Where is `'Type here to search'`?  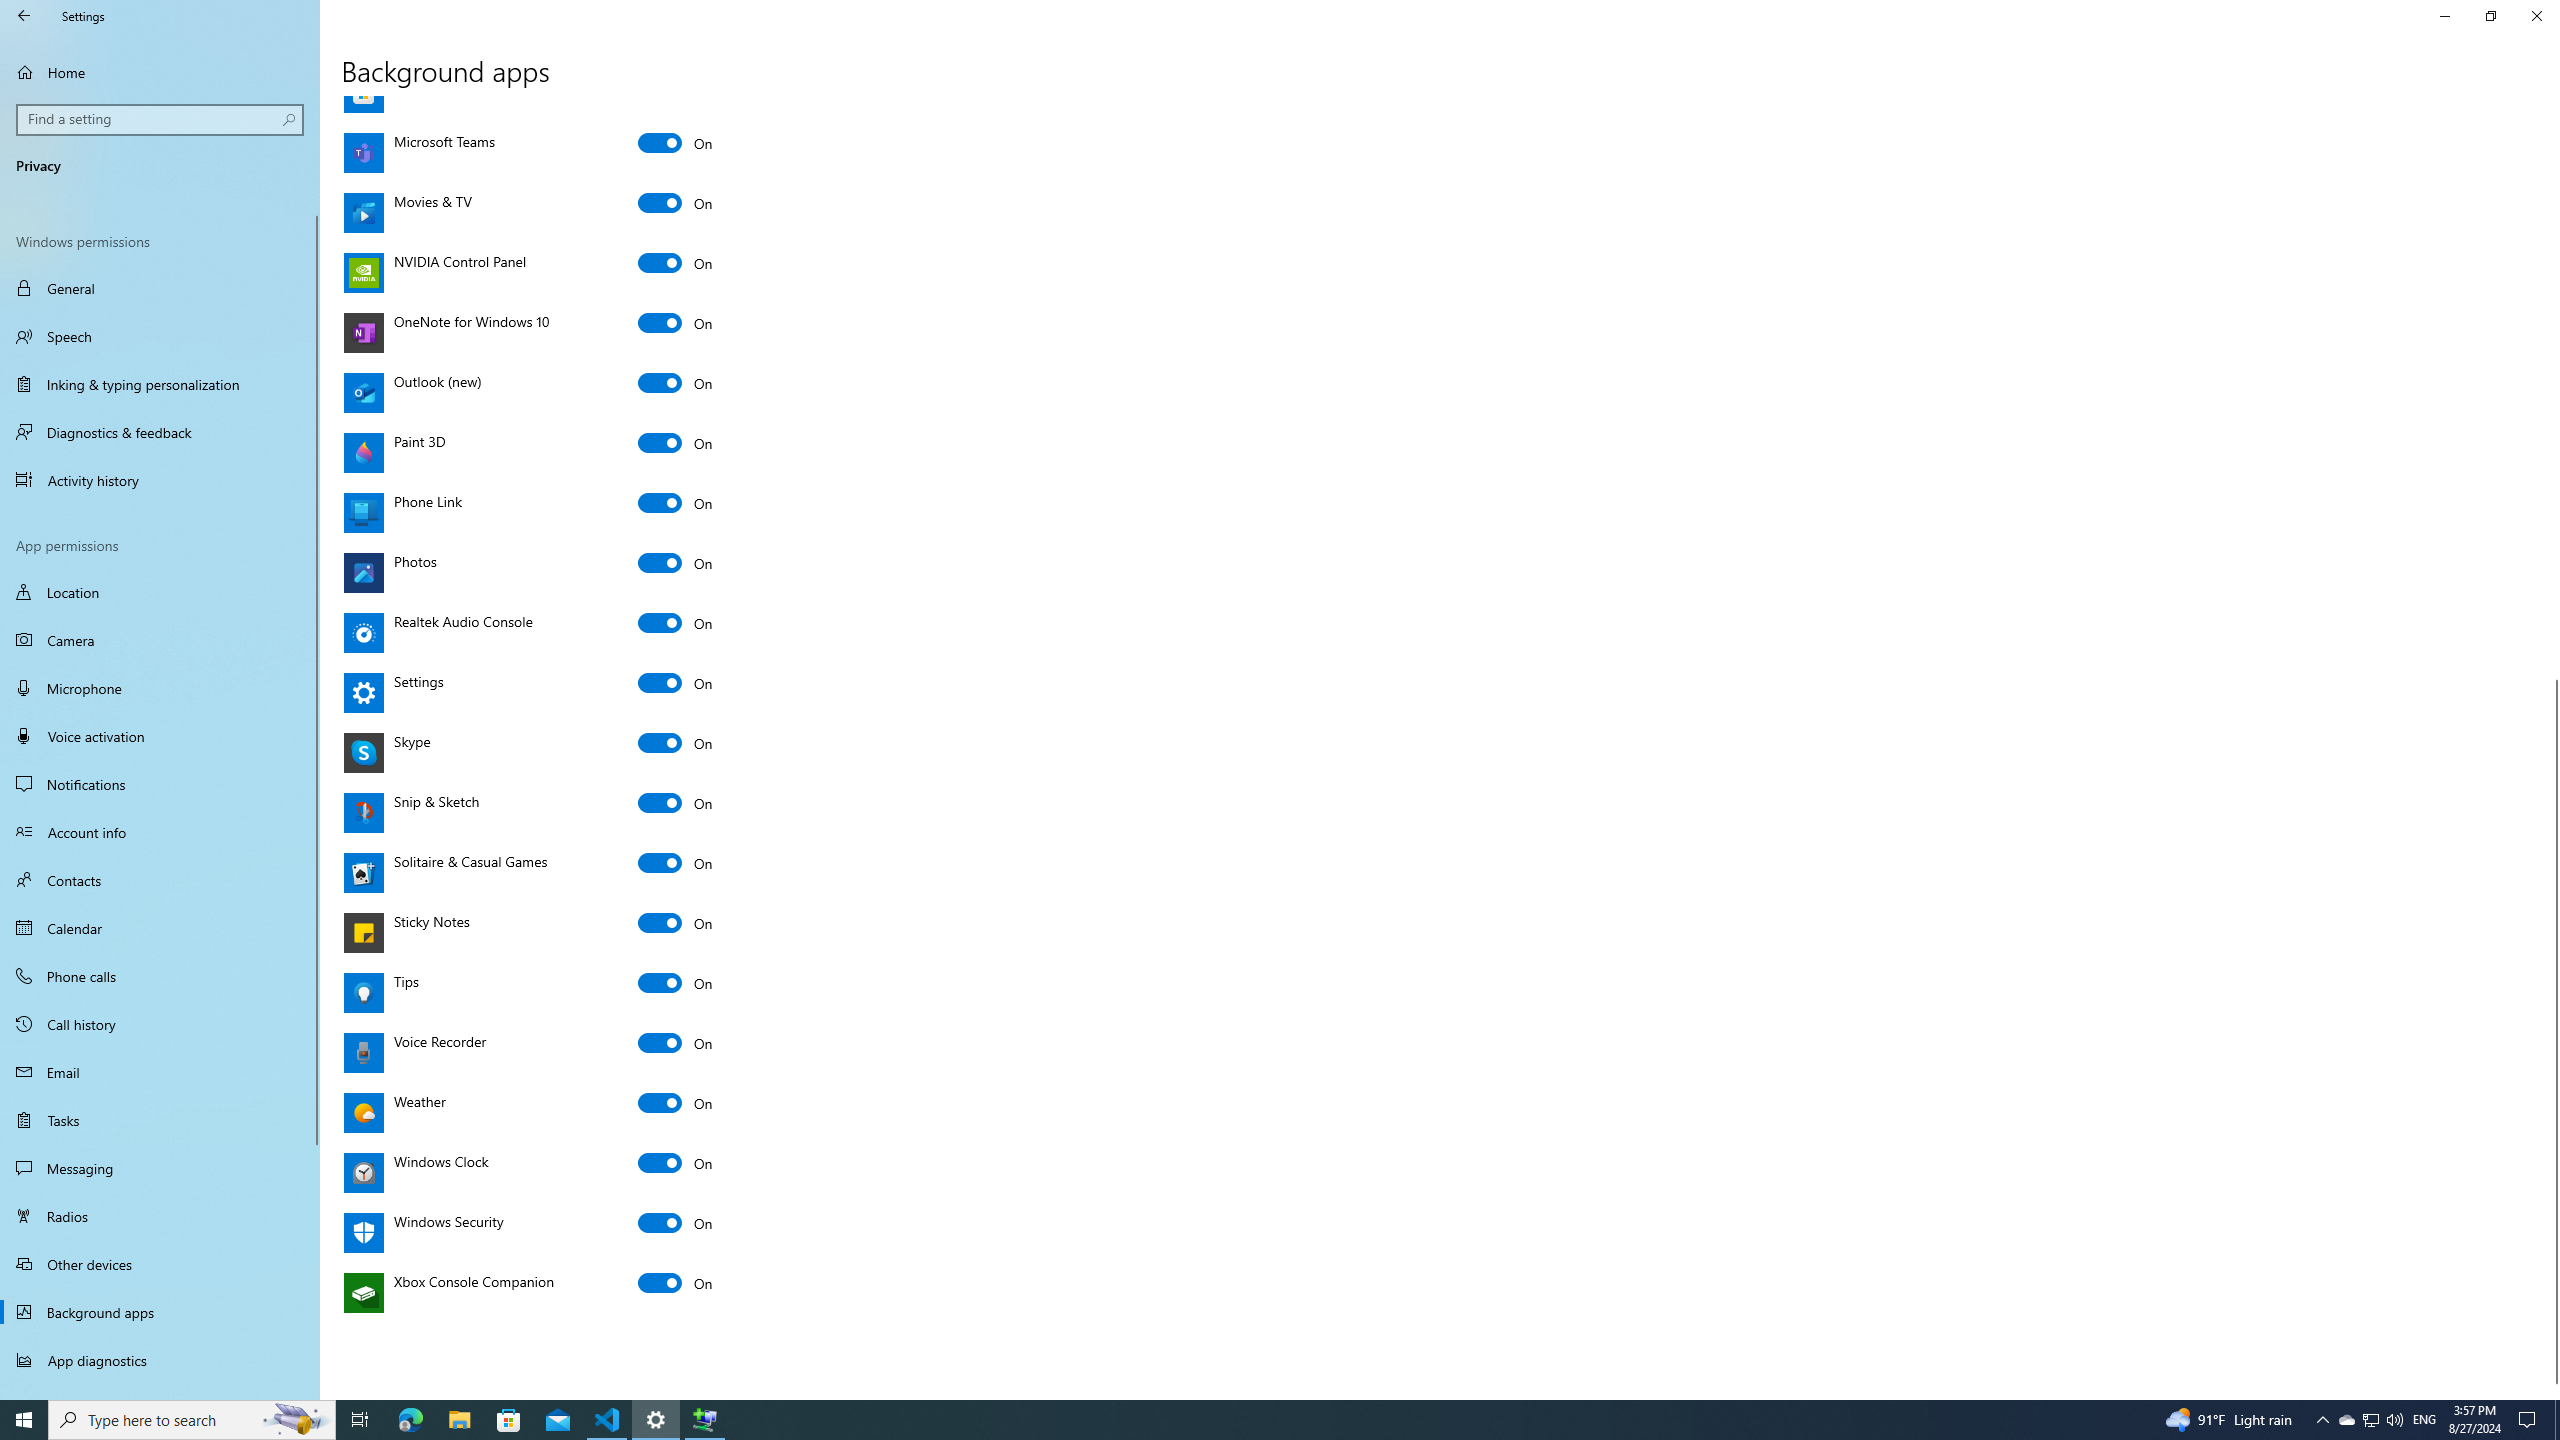
'Type here to search' is located at coordinates (191, 1418).